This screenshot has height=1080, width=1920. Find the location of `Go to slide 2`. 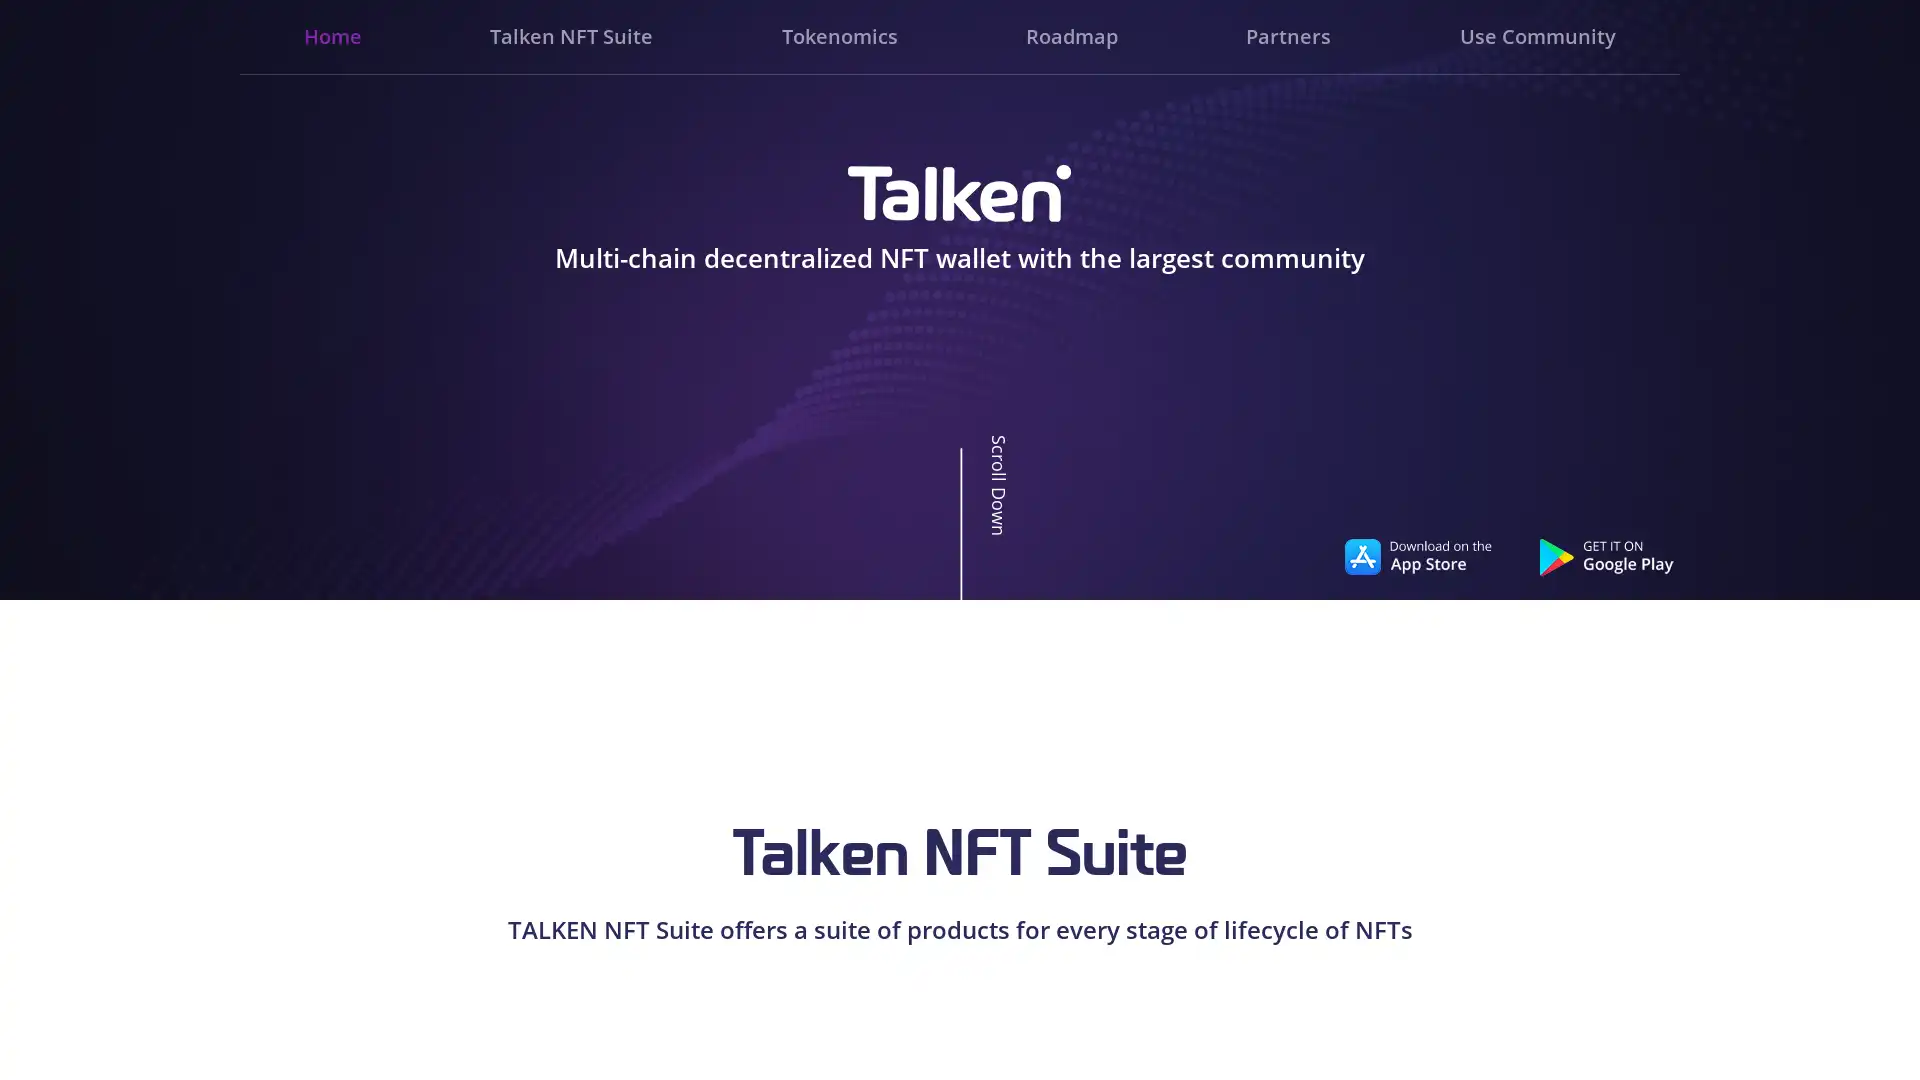

Go to slide 2 is located at coordinates (321, 848).